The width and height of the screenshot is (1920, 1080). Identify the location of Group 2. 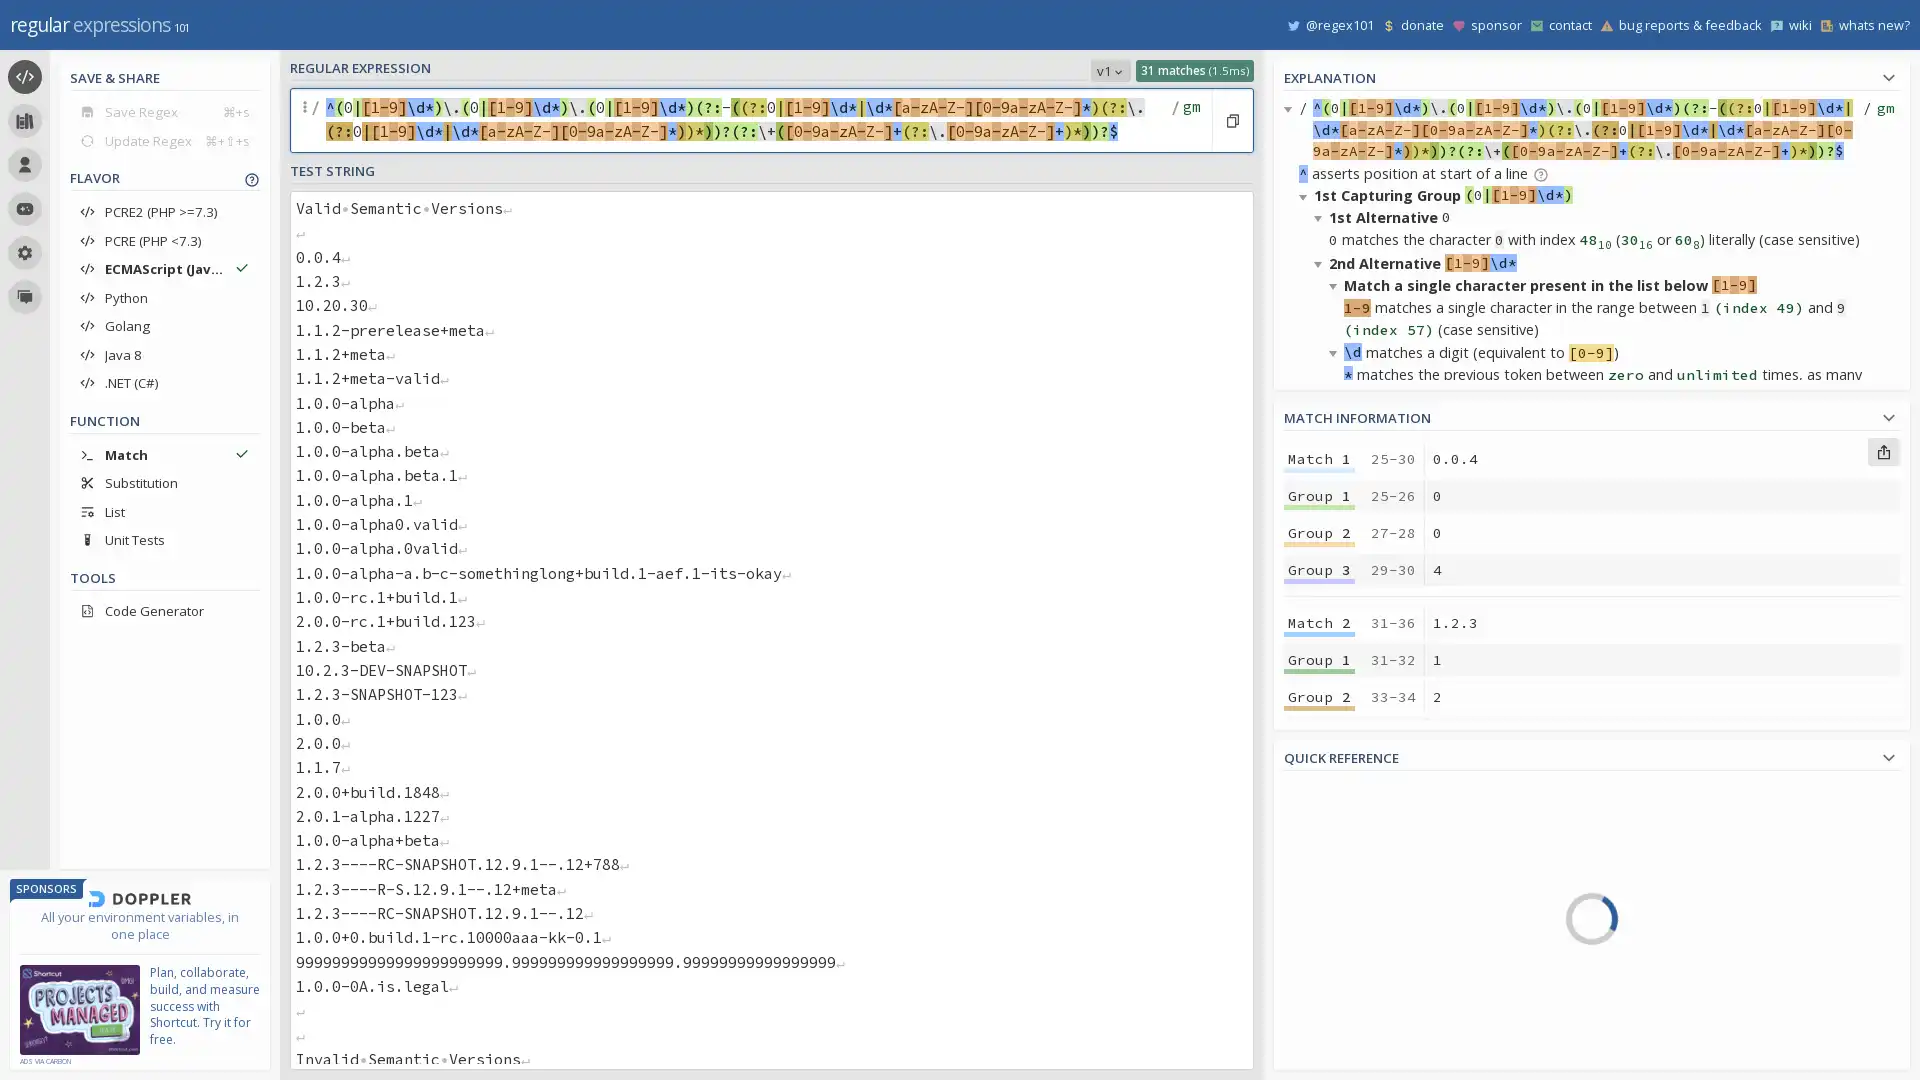
(1319, 531).